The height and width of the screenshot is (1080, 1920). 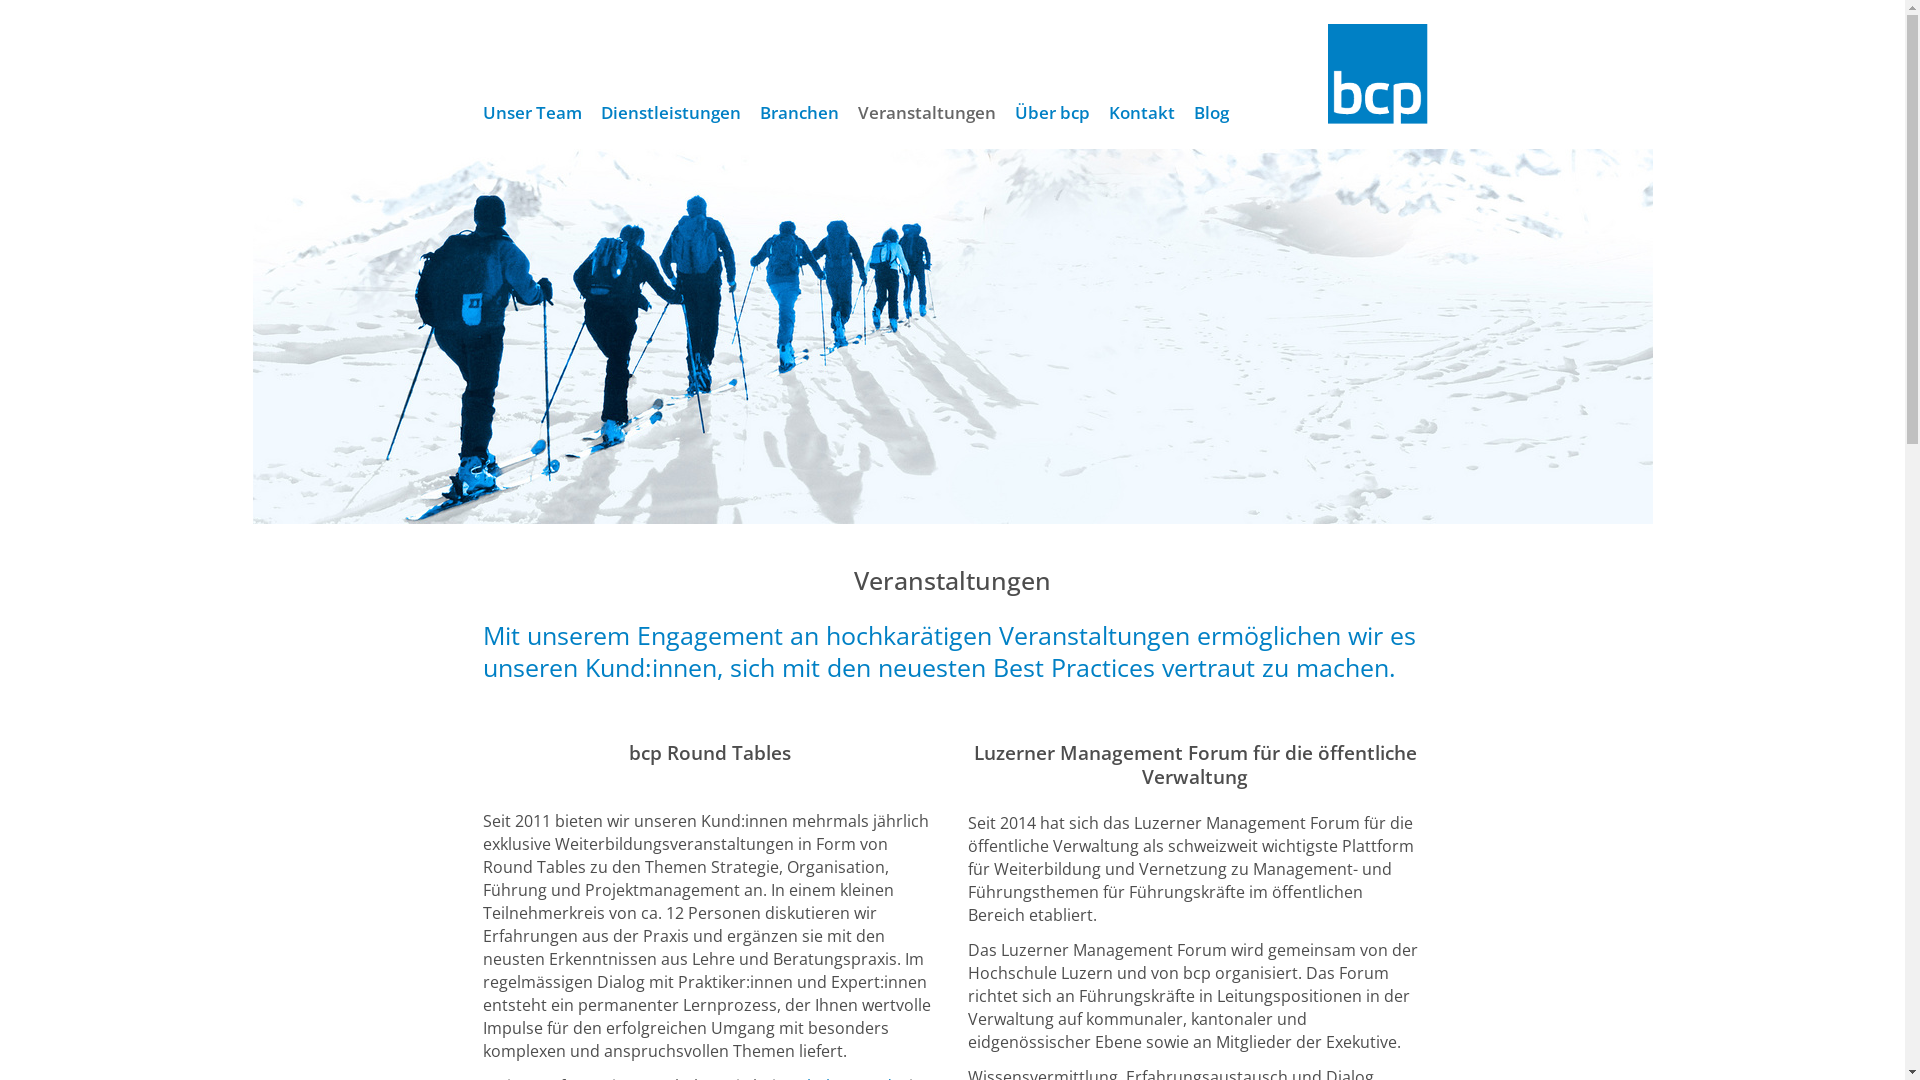 What do you see at coordinates (473, 112) in the screenshot?
I see `'Unser Team'` at bounding box center [473, 112].